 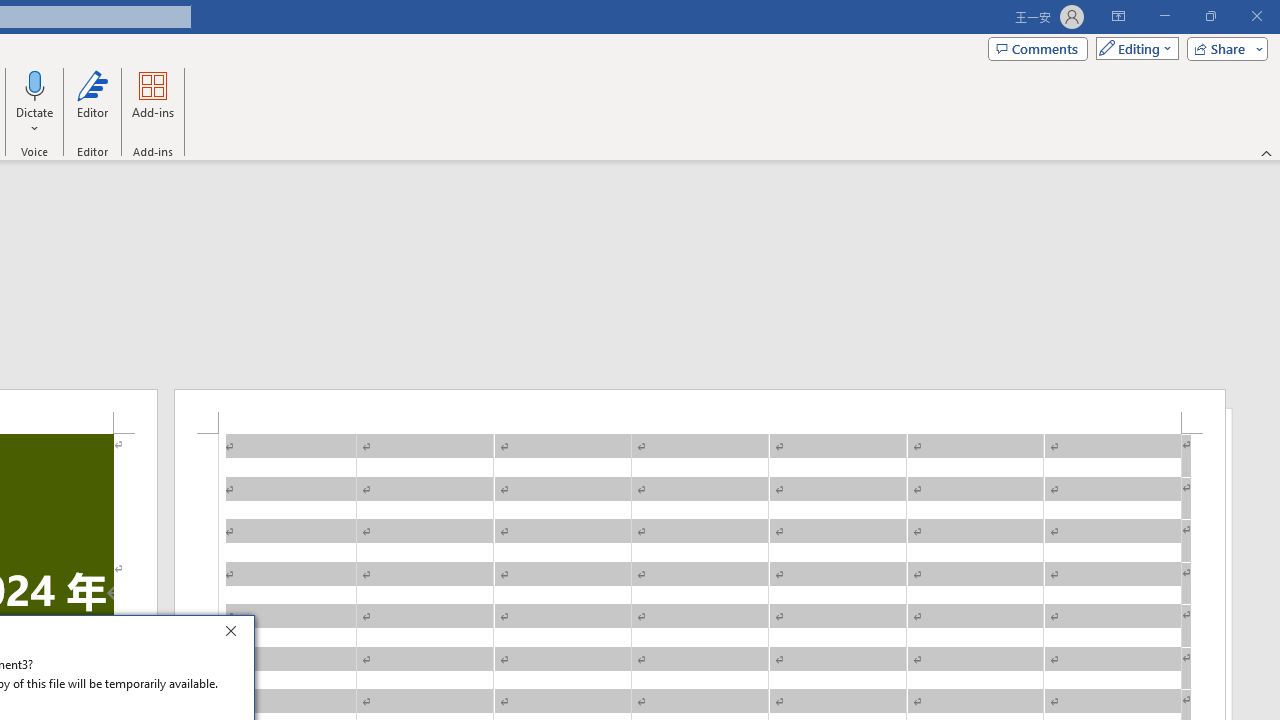 I want to click on 'Editor', so click(x=91, y=103).